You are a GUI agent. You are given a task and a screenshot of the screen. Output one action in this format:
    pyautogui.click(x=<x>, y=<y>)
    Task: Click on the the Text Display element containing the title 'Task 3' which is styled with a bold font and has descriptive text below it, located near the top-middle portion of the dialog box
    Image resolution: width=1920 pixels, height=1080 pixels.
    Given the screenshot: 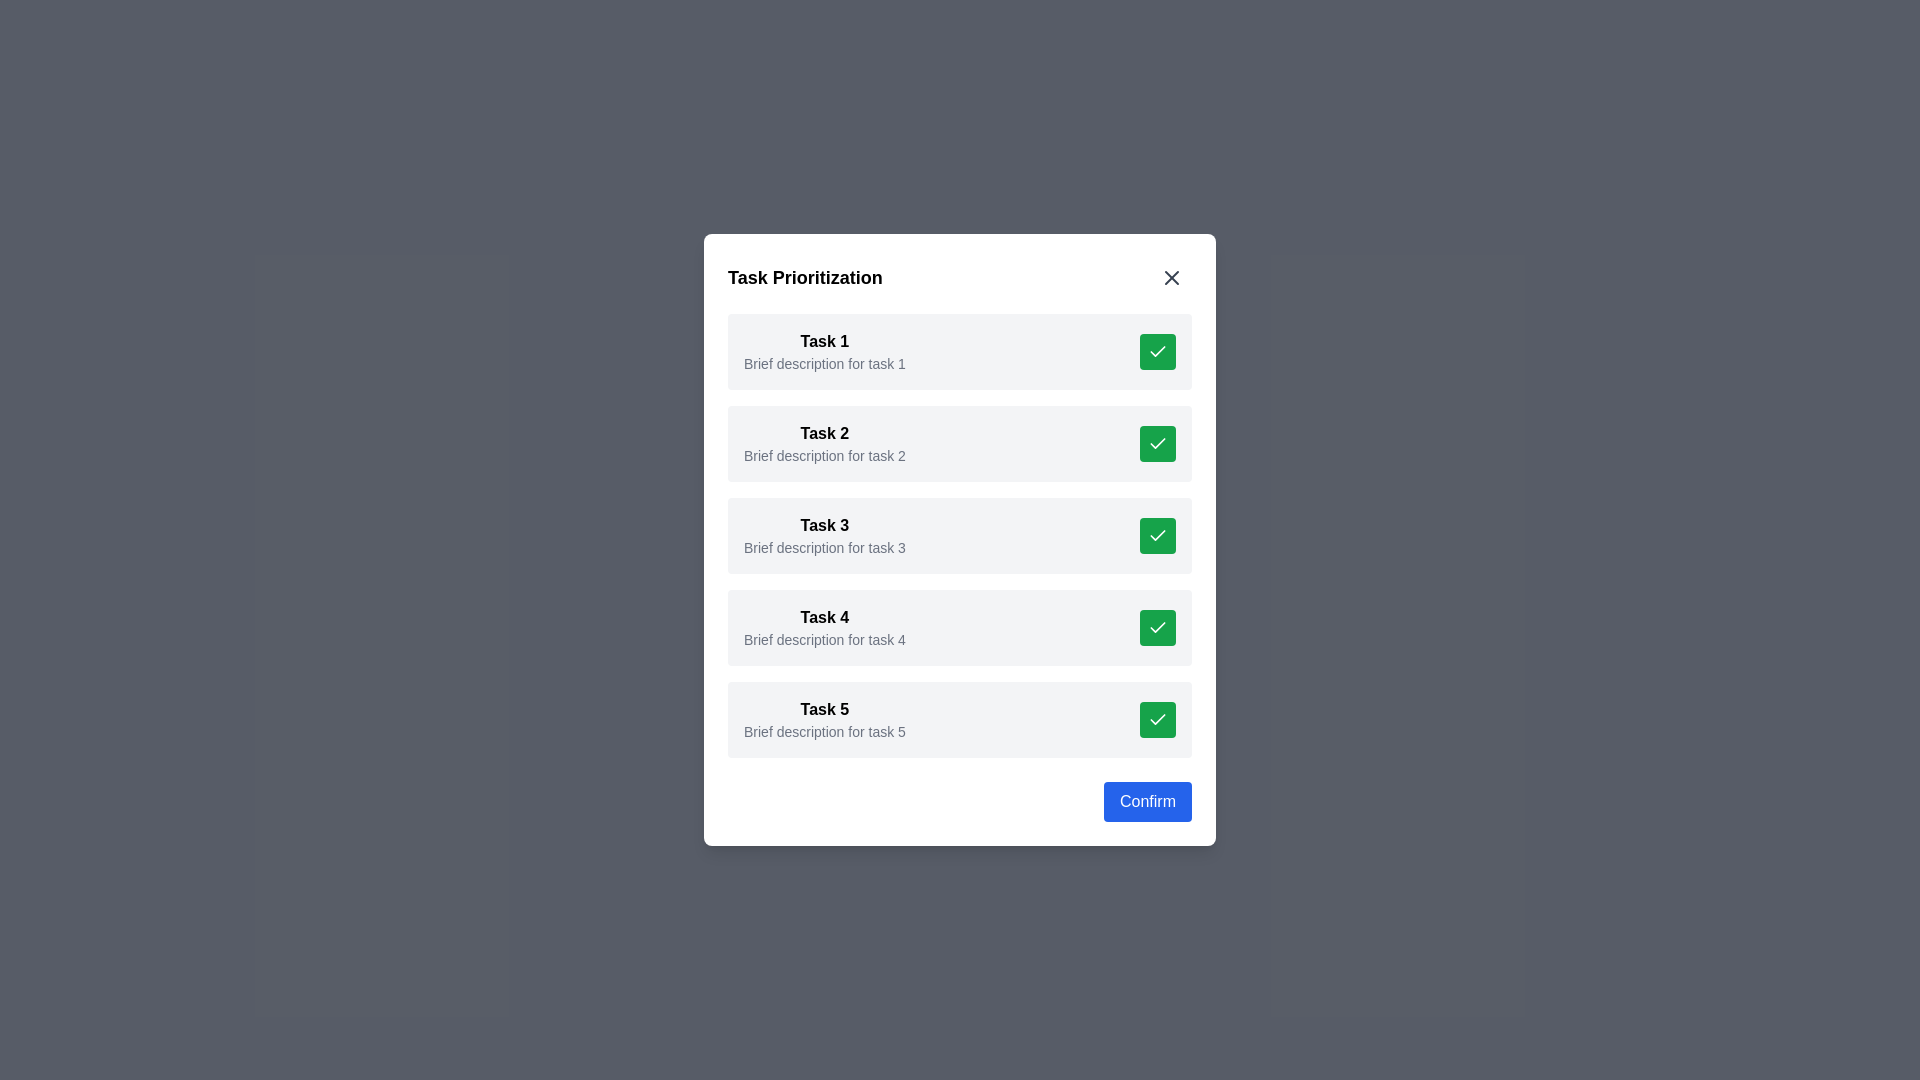 What is the action you would take?
    pyautogui.click(x=825, y=535)
    